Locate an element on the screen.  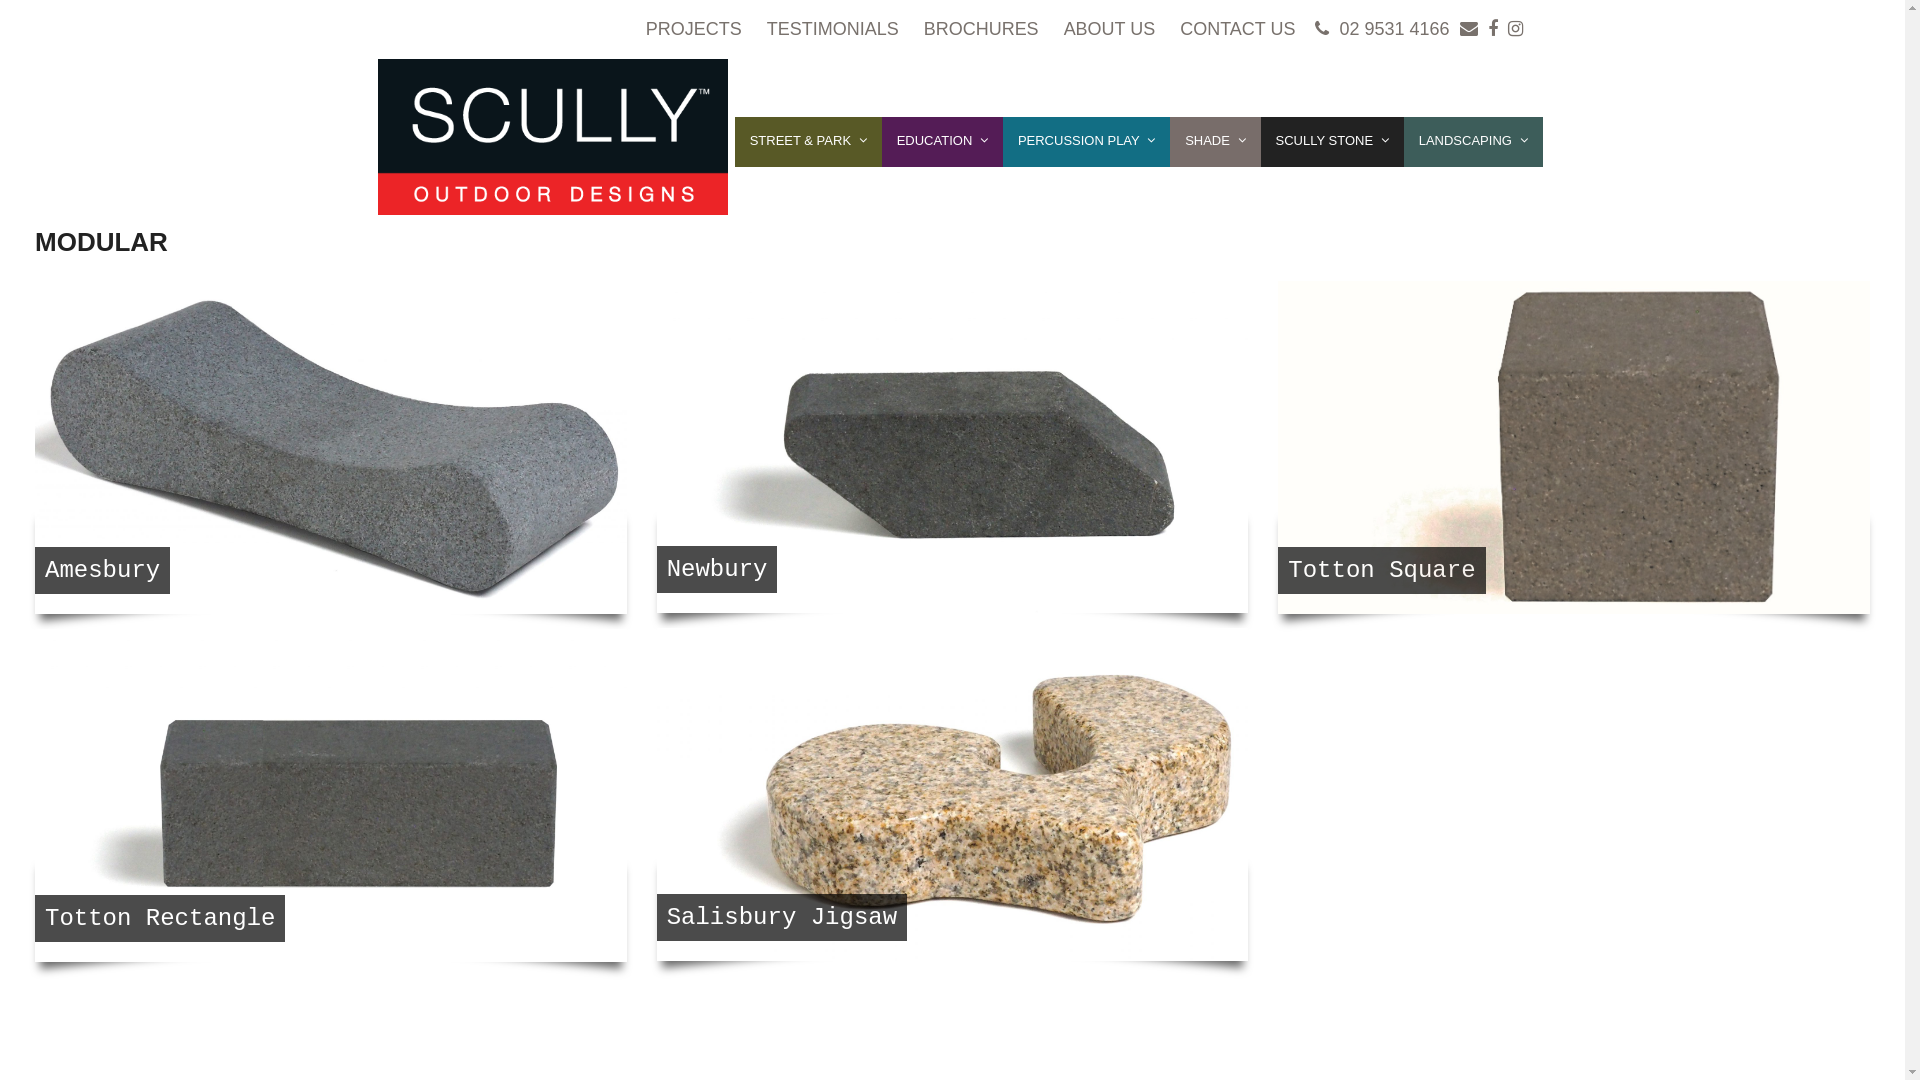
'EDUCATION' is located at coordinates (881, 141).